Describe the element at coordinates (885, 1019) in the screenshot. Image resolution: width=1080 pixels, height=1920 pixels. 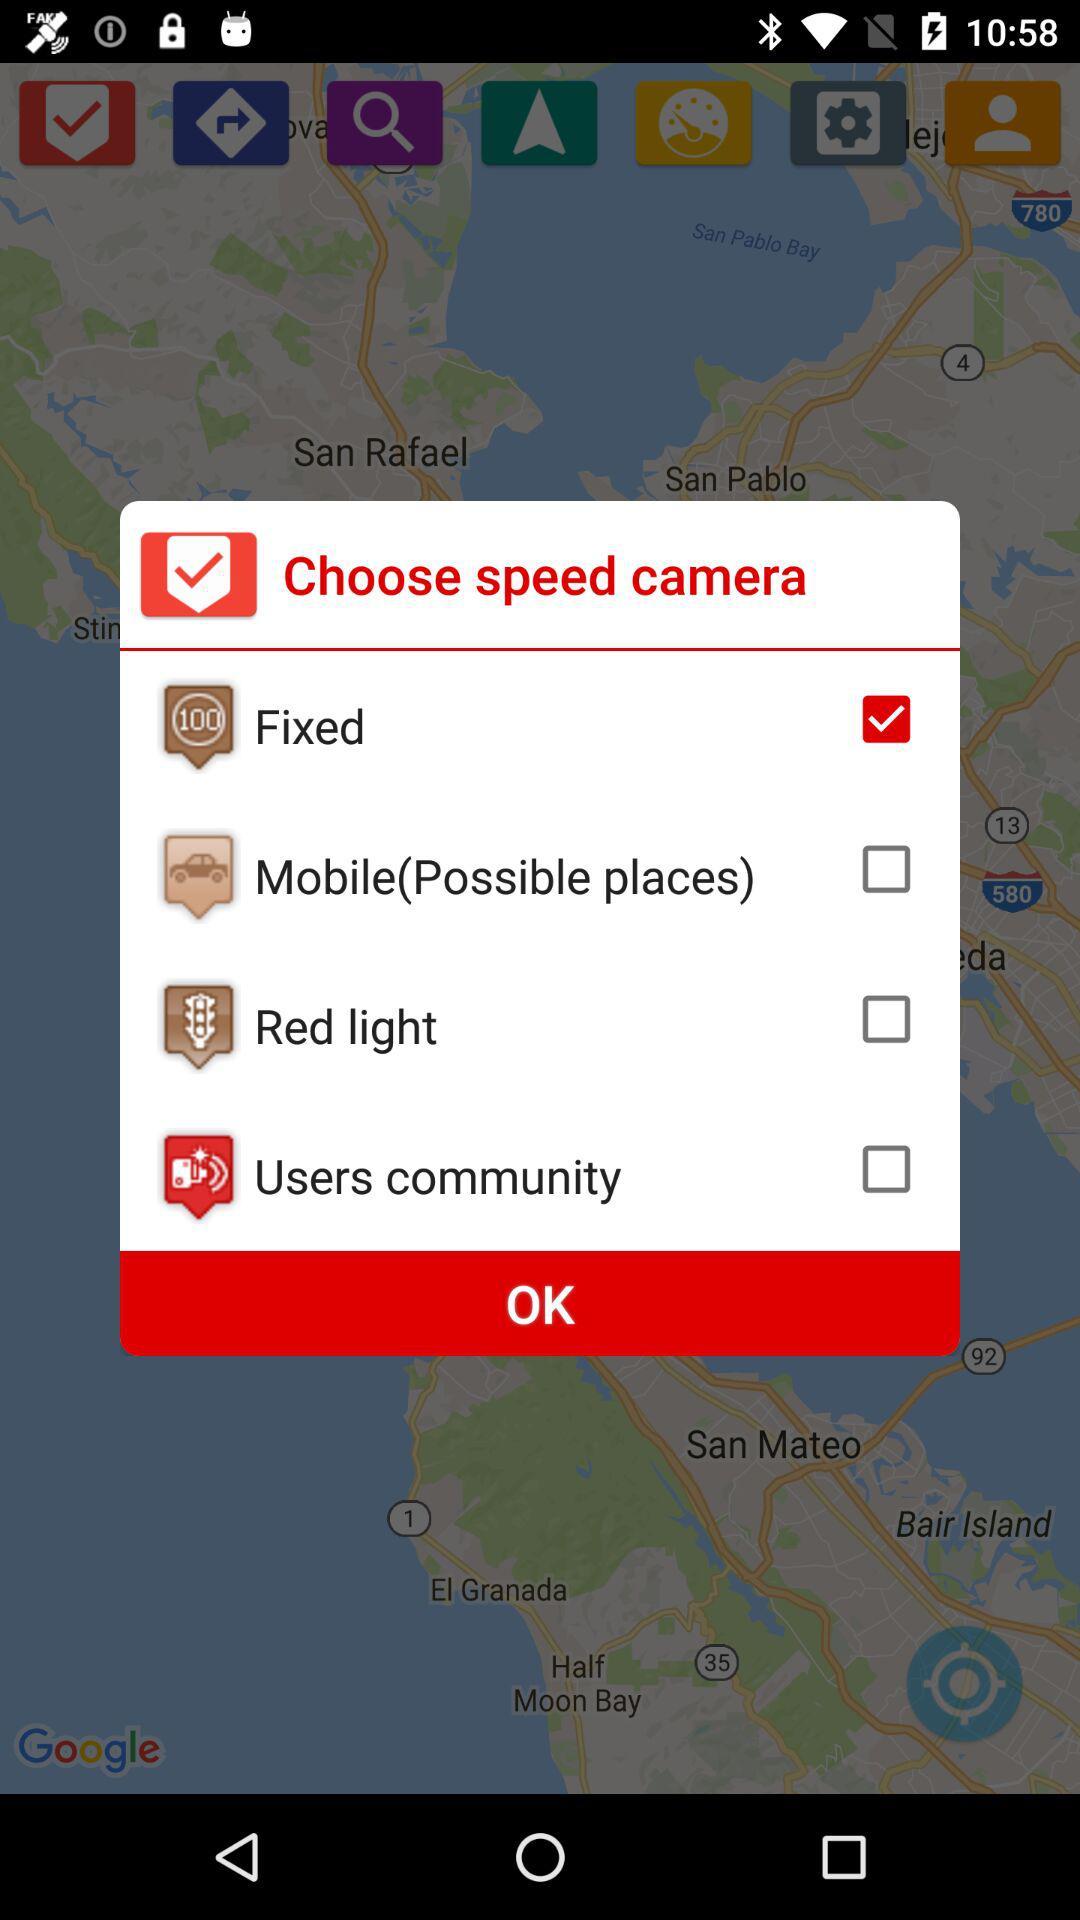
I see `choose to red light books` at that location.